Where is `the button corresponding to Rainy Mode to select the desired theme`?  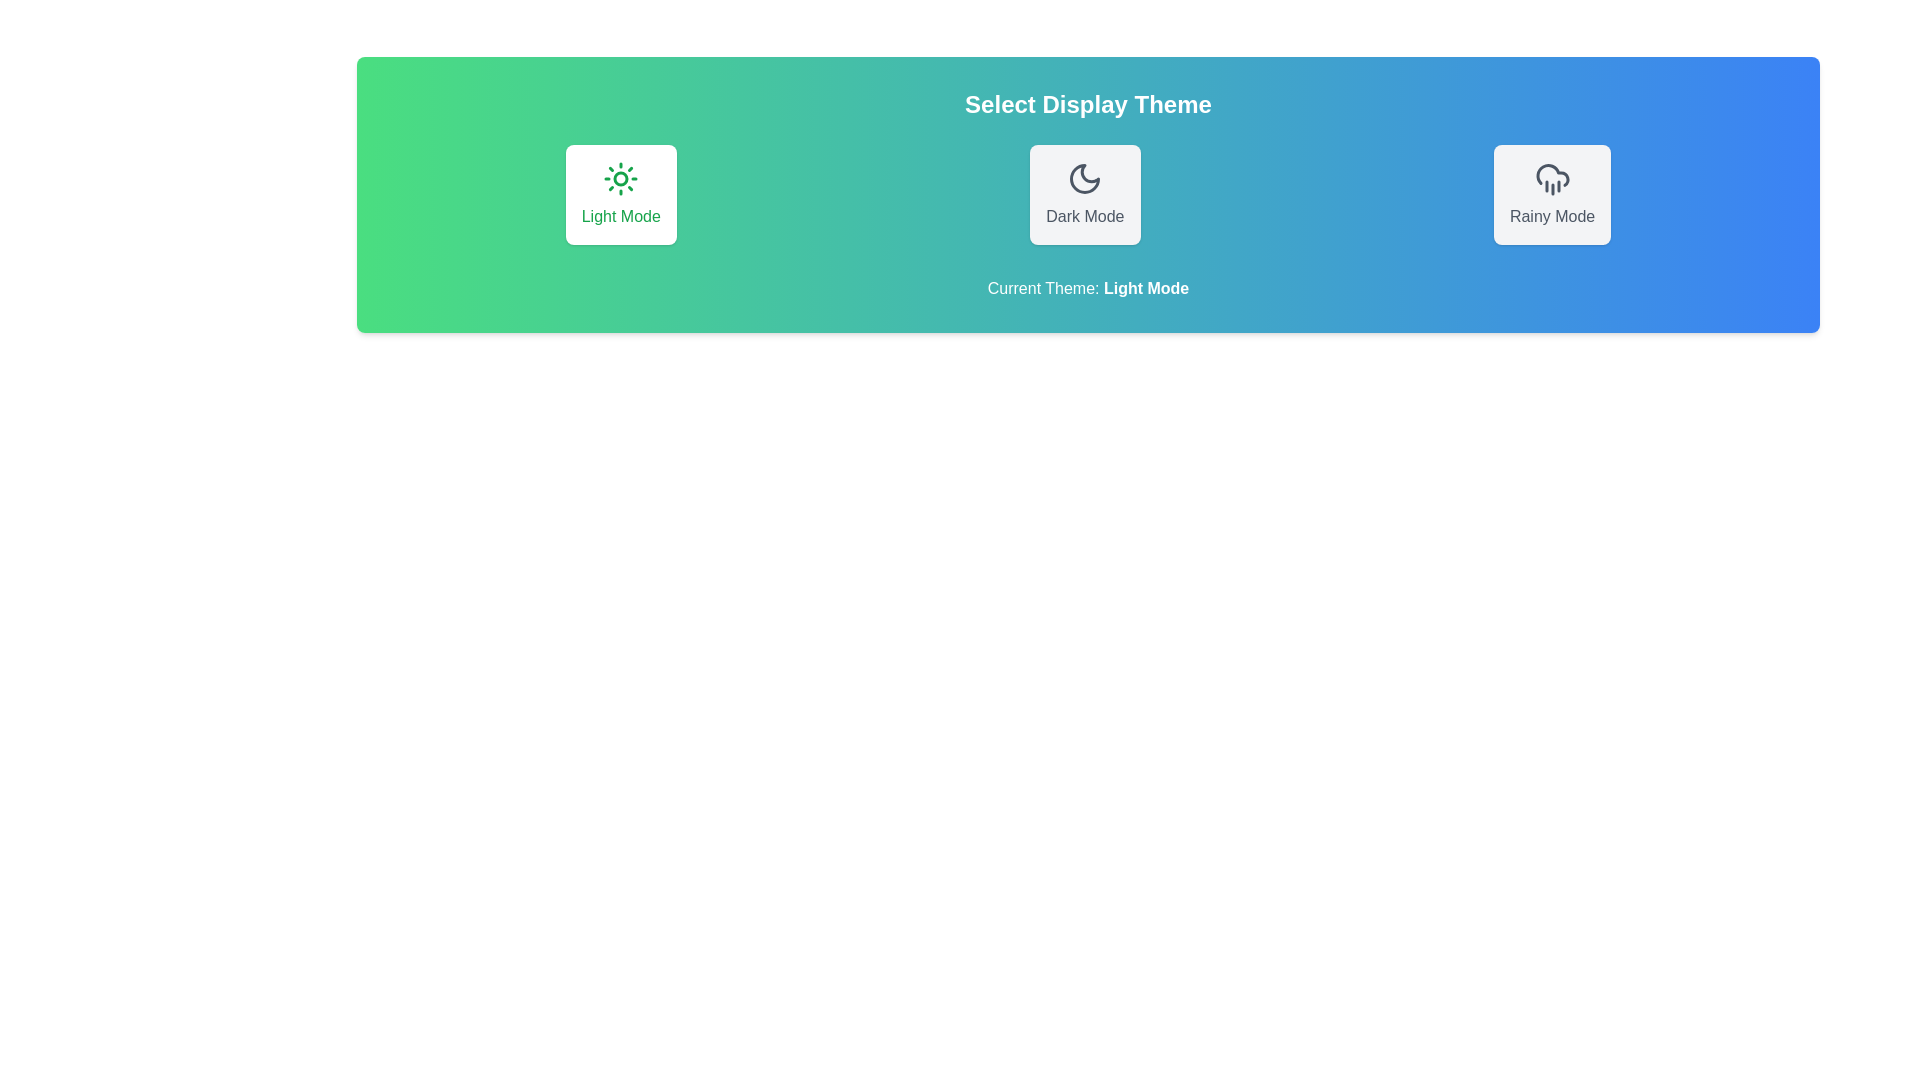 the button corresponding to Rainy Mode to select the desired theme is located at coordinates (1552, 195).